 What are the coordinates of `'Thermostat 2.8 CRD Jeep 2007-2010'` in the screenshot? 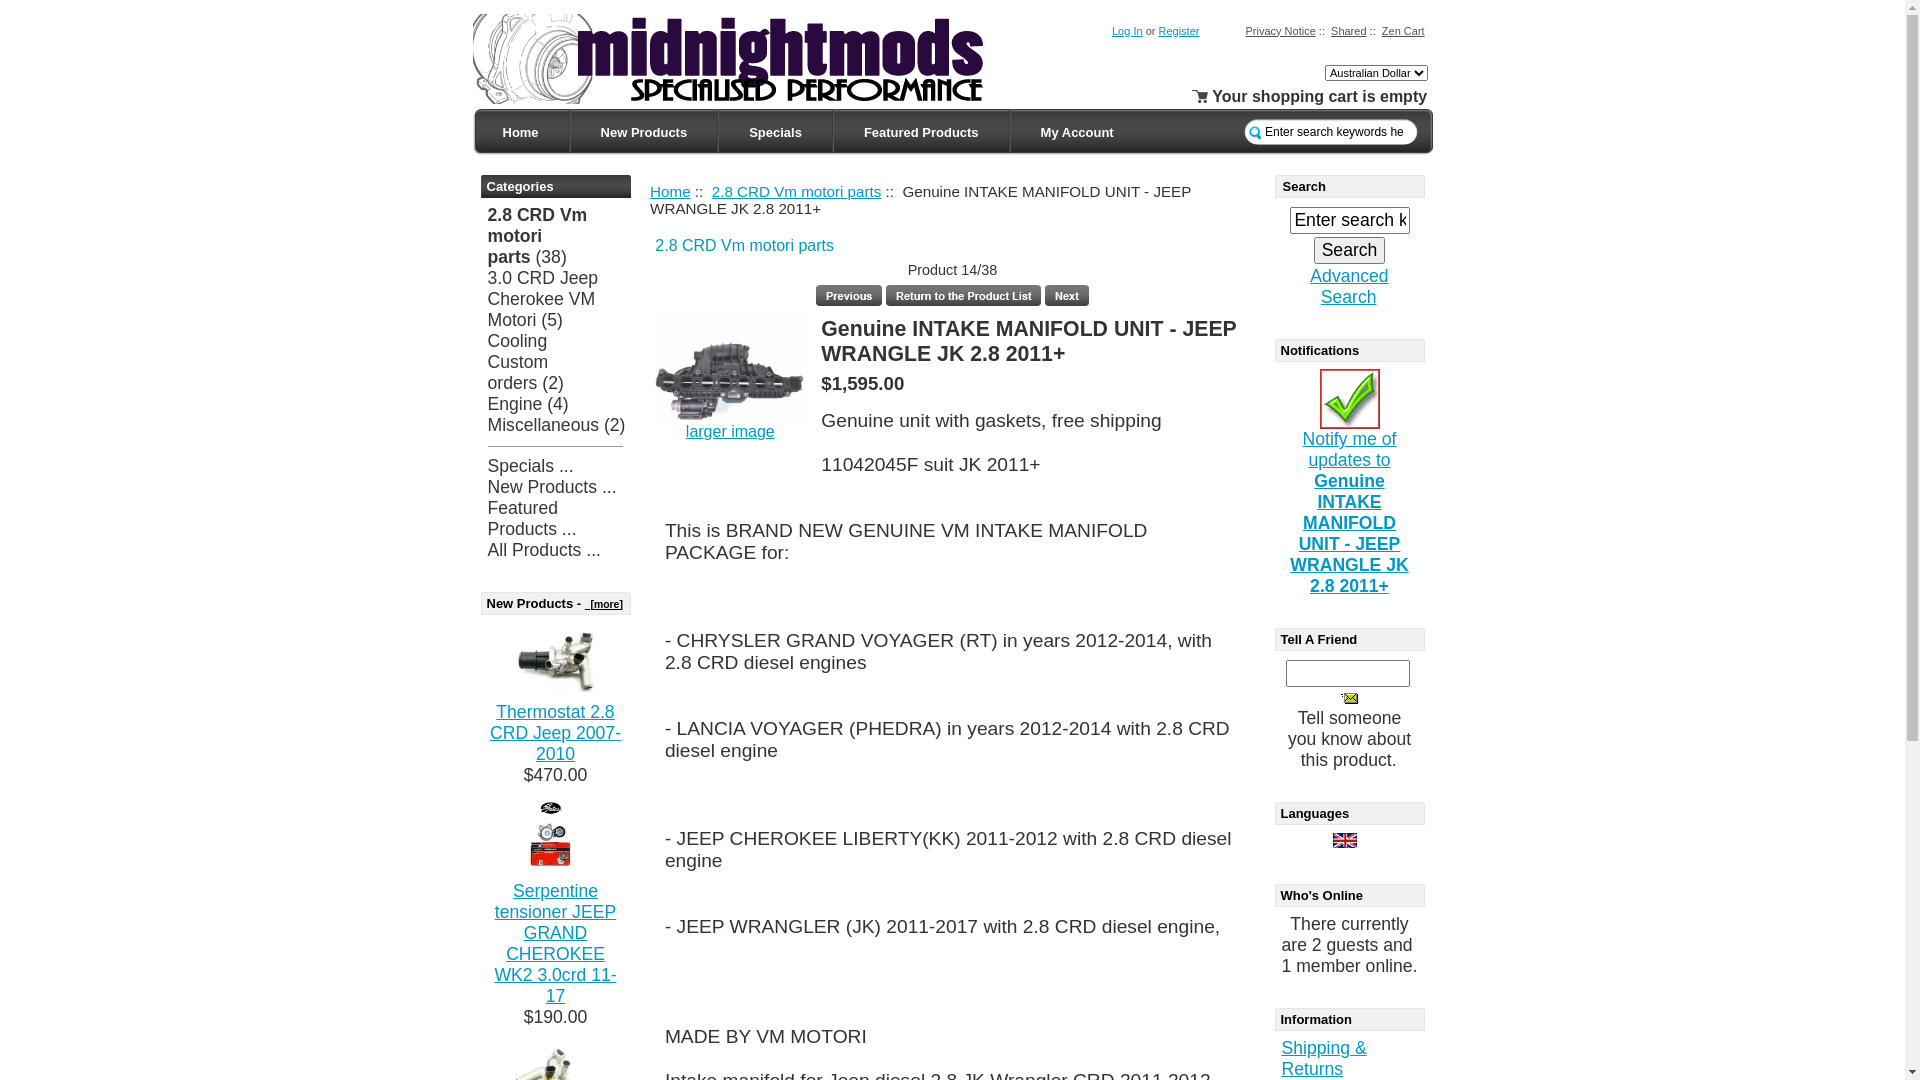 It's located at (555, 732).